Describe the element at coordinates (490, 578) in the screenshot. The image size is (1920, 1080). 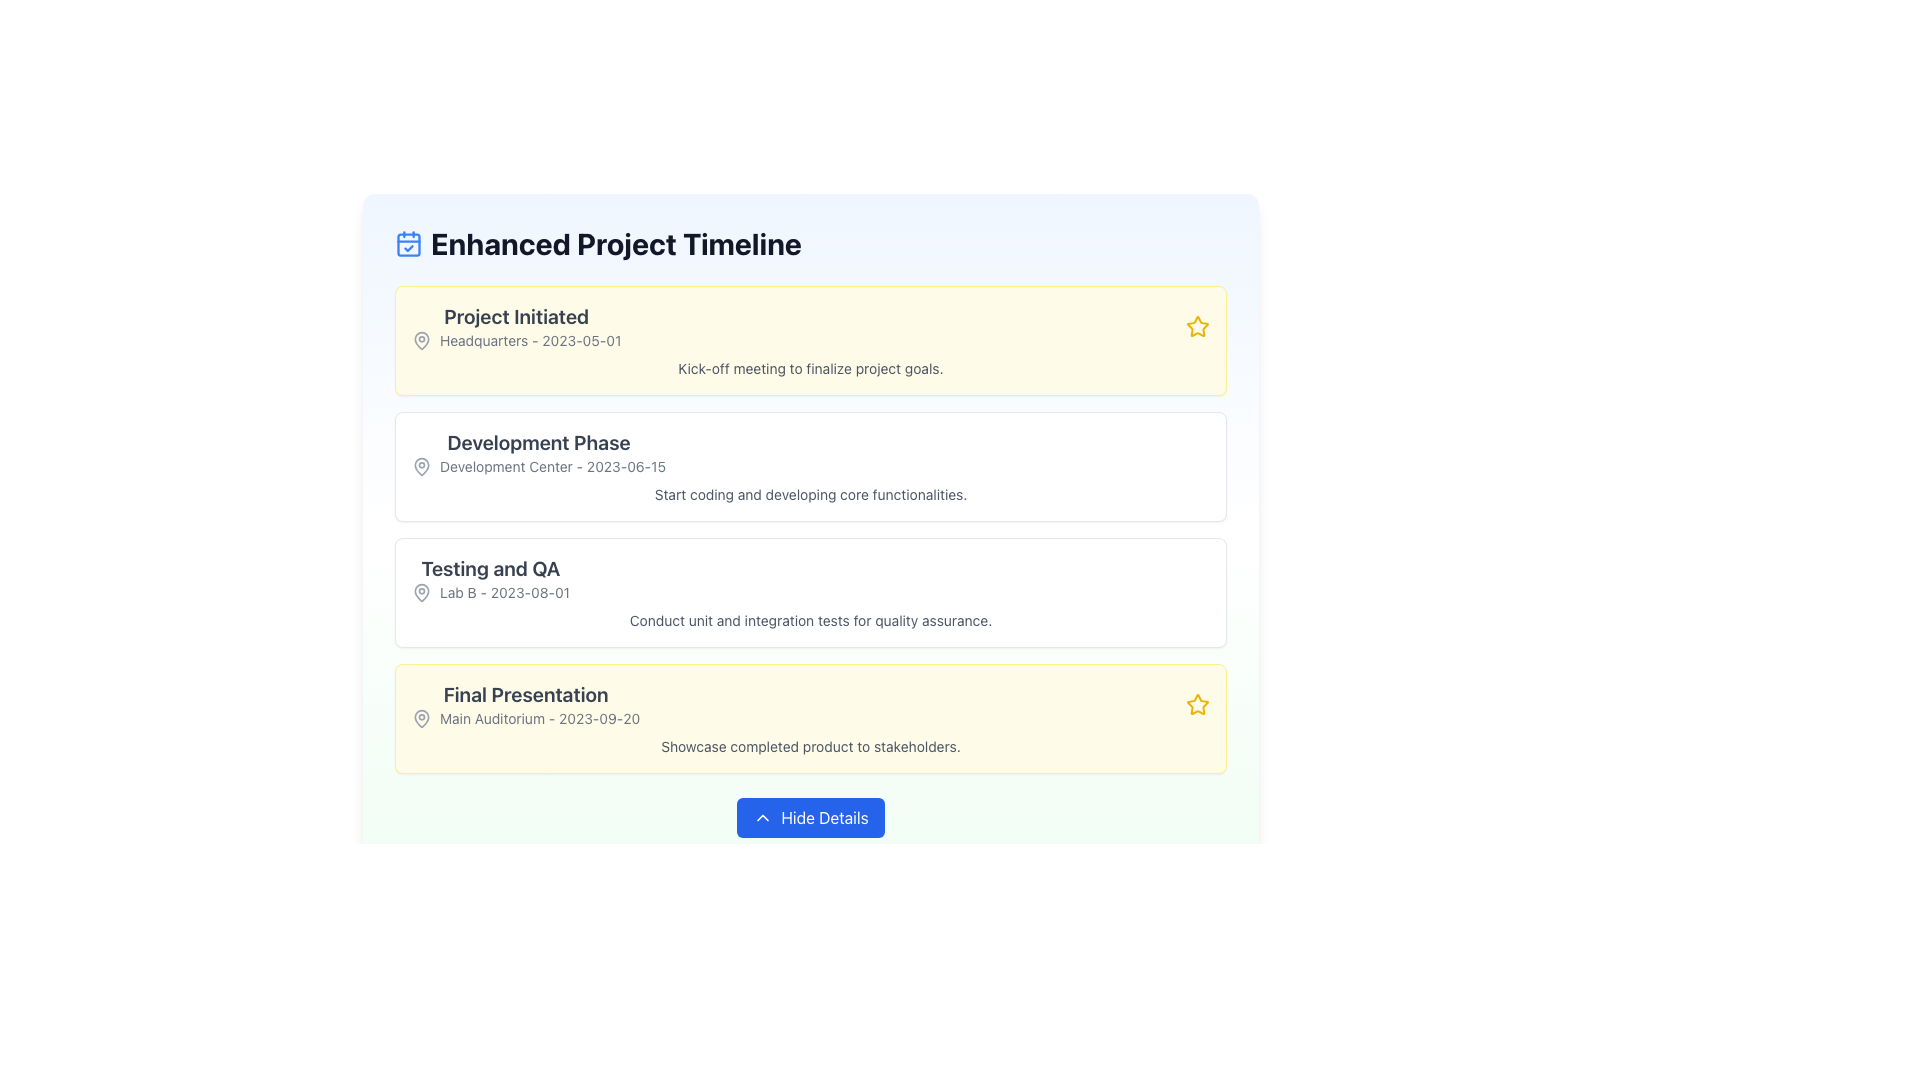
I see `the text element titled 'Testing and QA' in the project timeline, which is the third item in the vertical list` at that location.